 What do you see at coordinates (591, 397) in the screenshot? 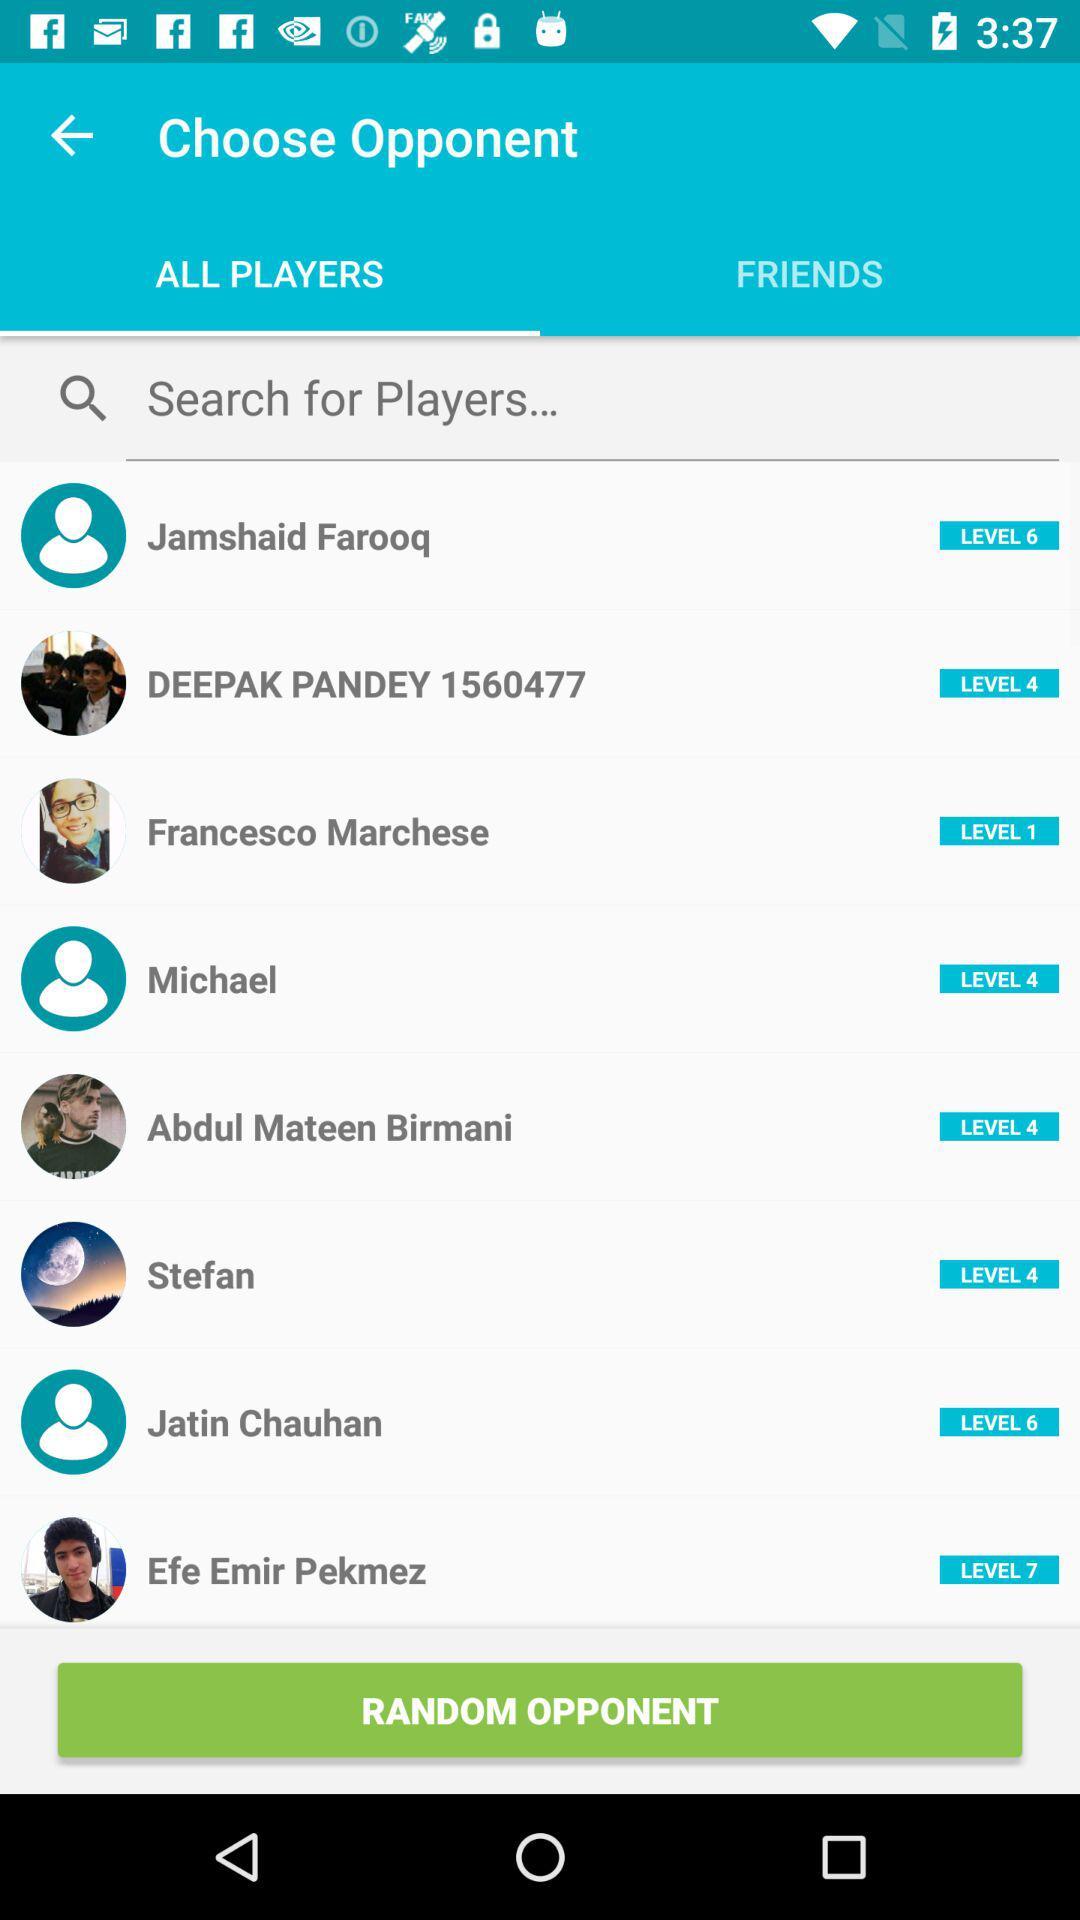
I see `search for opponents` at bounding box center [591, 397].